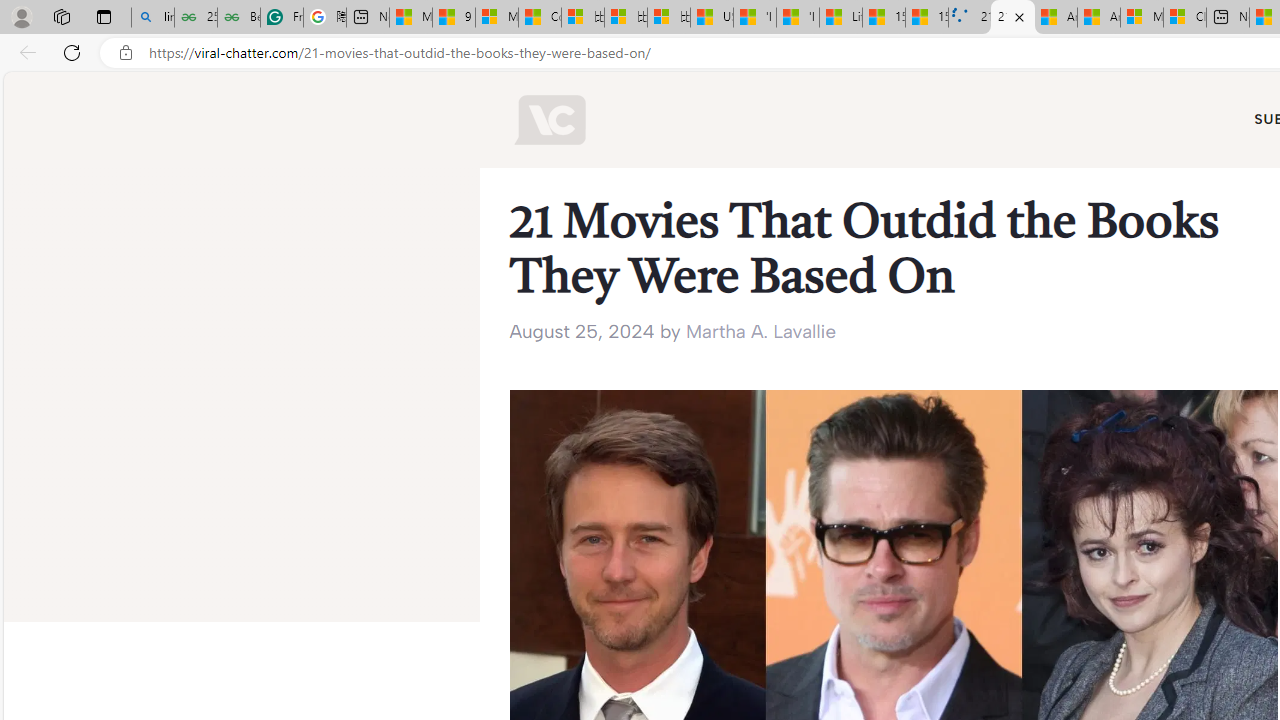 The image size is (1280, 720). I want to click on 'Free AI Writing Assistance for Students | Grammarly', so click(281, 17).